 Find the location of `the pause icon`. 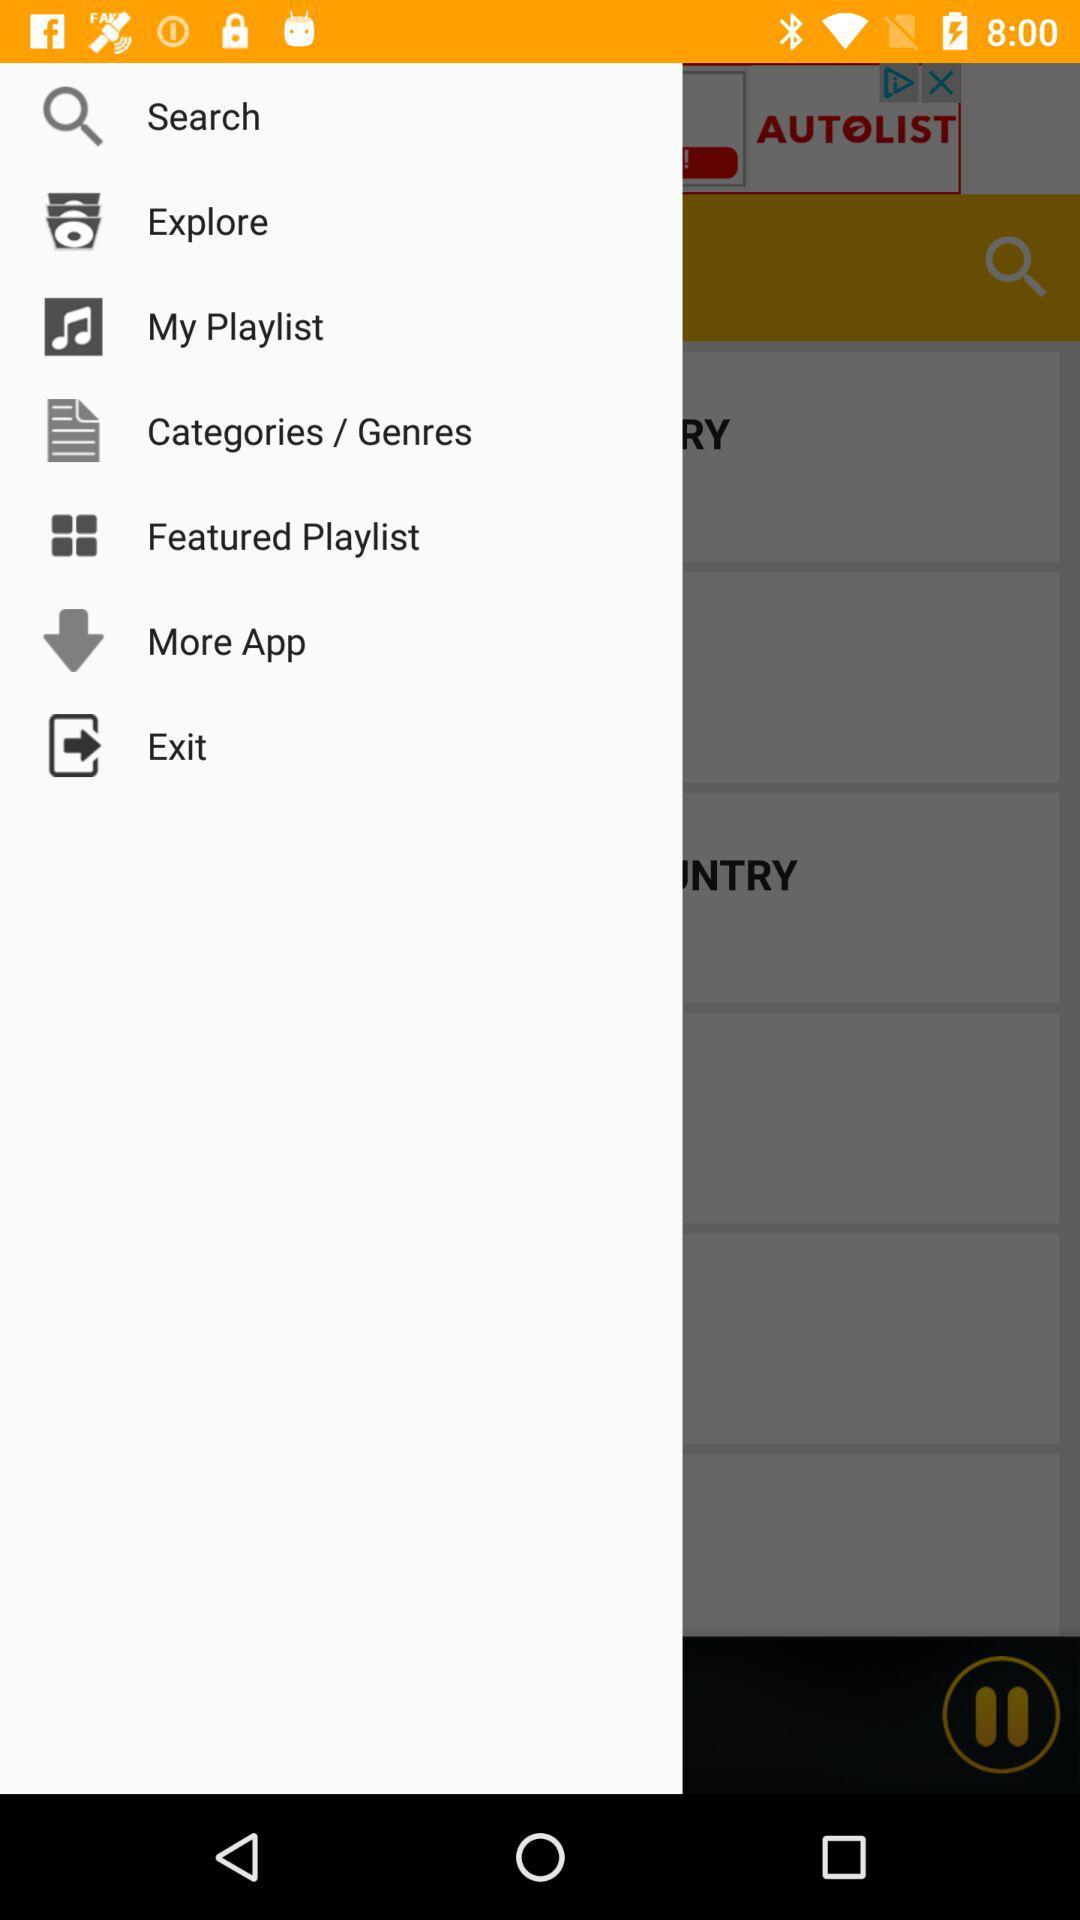

the pause icon is located at coordinates (1001, 1714).